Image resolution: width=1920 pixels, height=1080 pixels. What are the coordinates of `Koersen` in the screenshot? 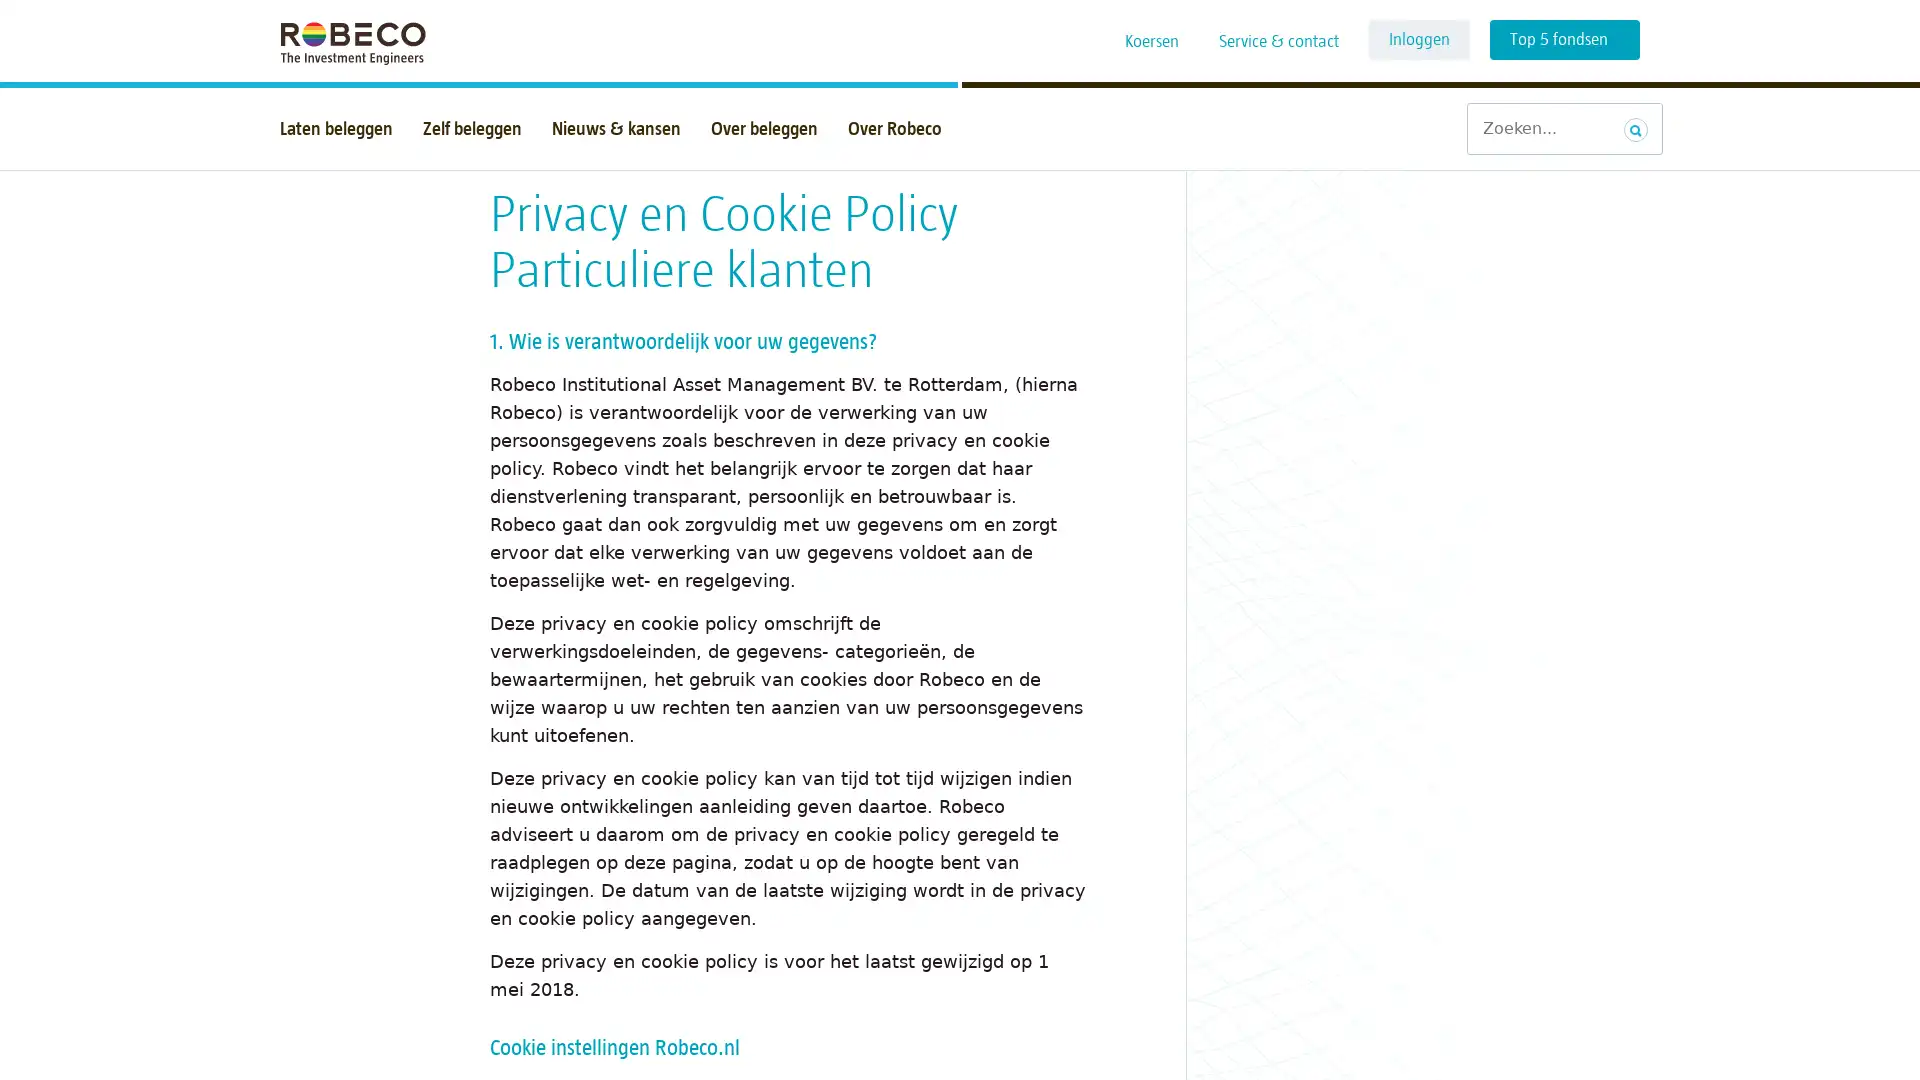 It's located at (1152, 42).